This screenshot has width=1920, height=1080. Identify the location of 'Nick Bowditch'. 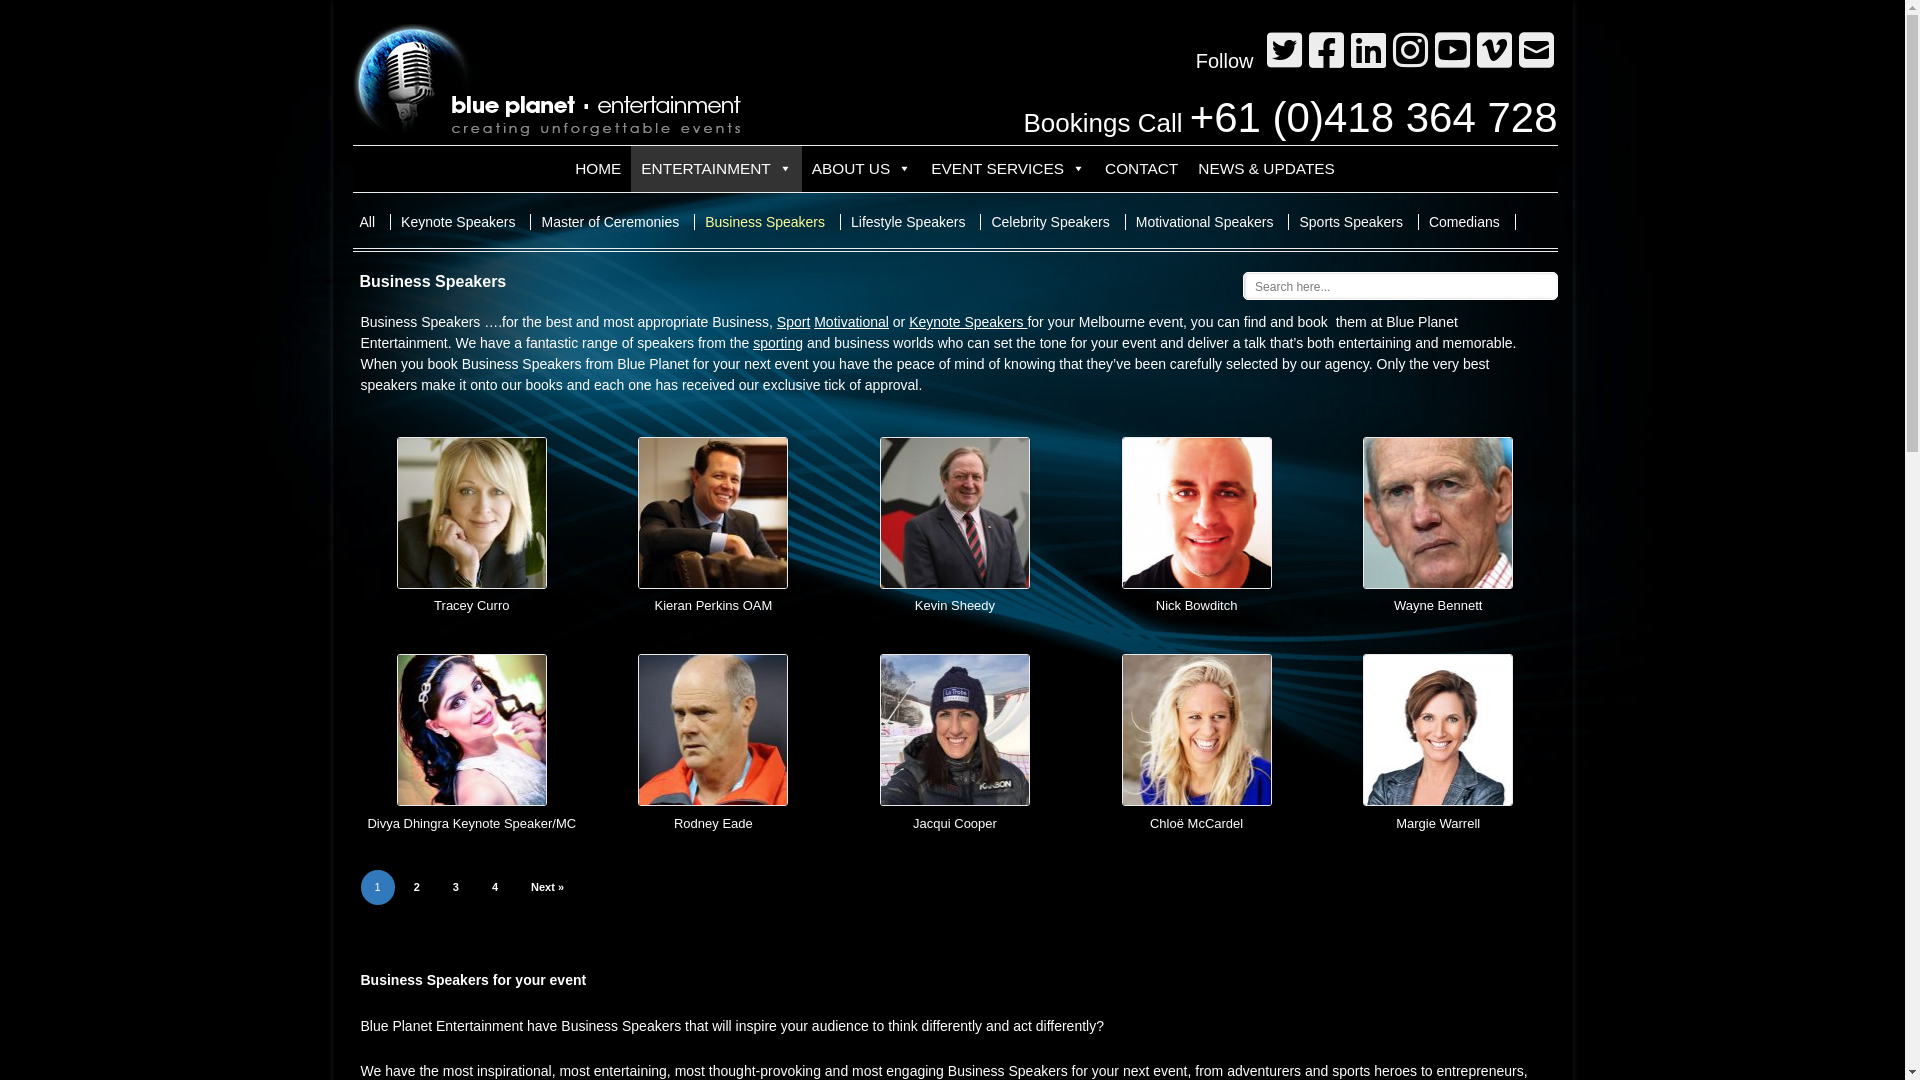
(1196, 523).